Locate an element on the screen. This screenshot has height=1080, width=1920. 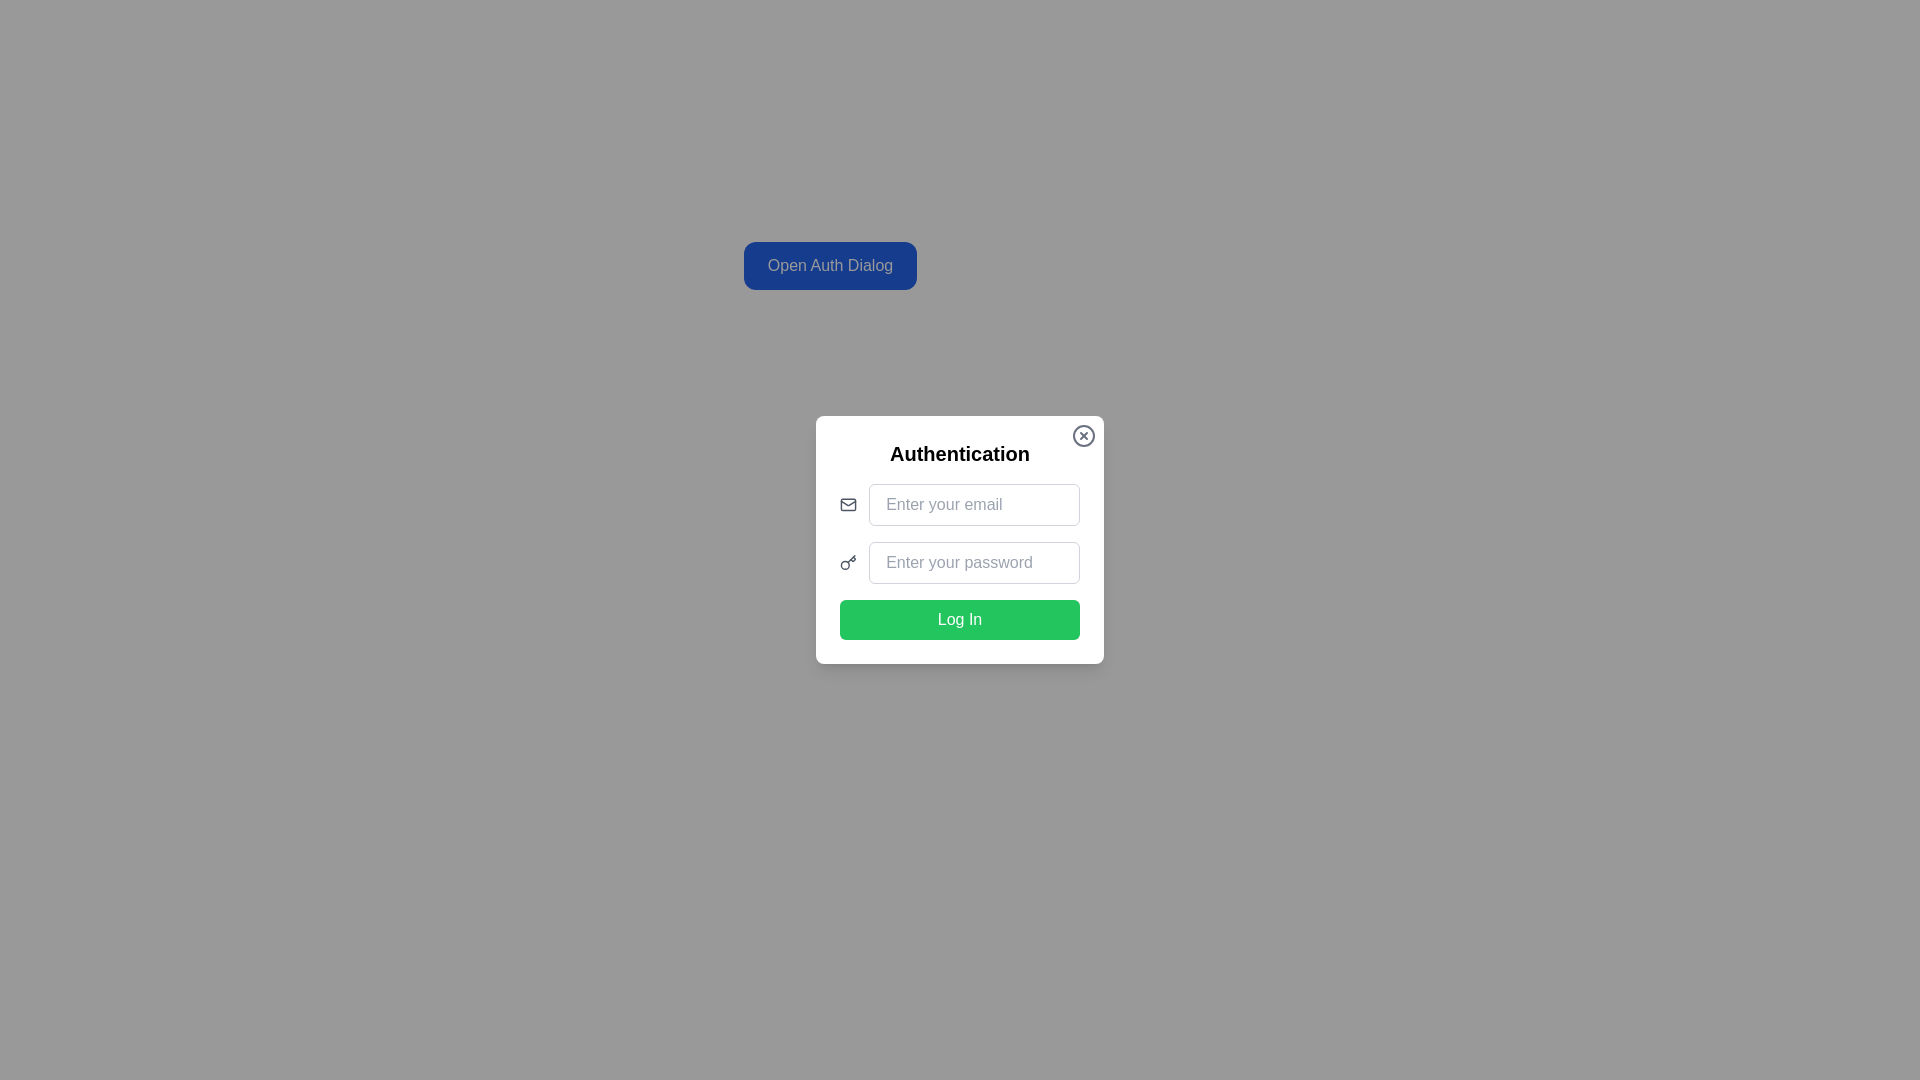
the close button located at the top-right corner of the 'Authentication' dialog box is located at coordinates (1083, 434).